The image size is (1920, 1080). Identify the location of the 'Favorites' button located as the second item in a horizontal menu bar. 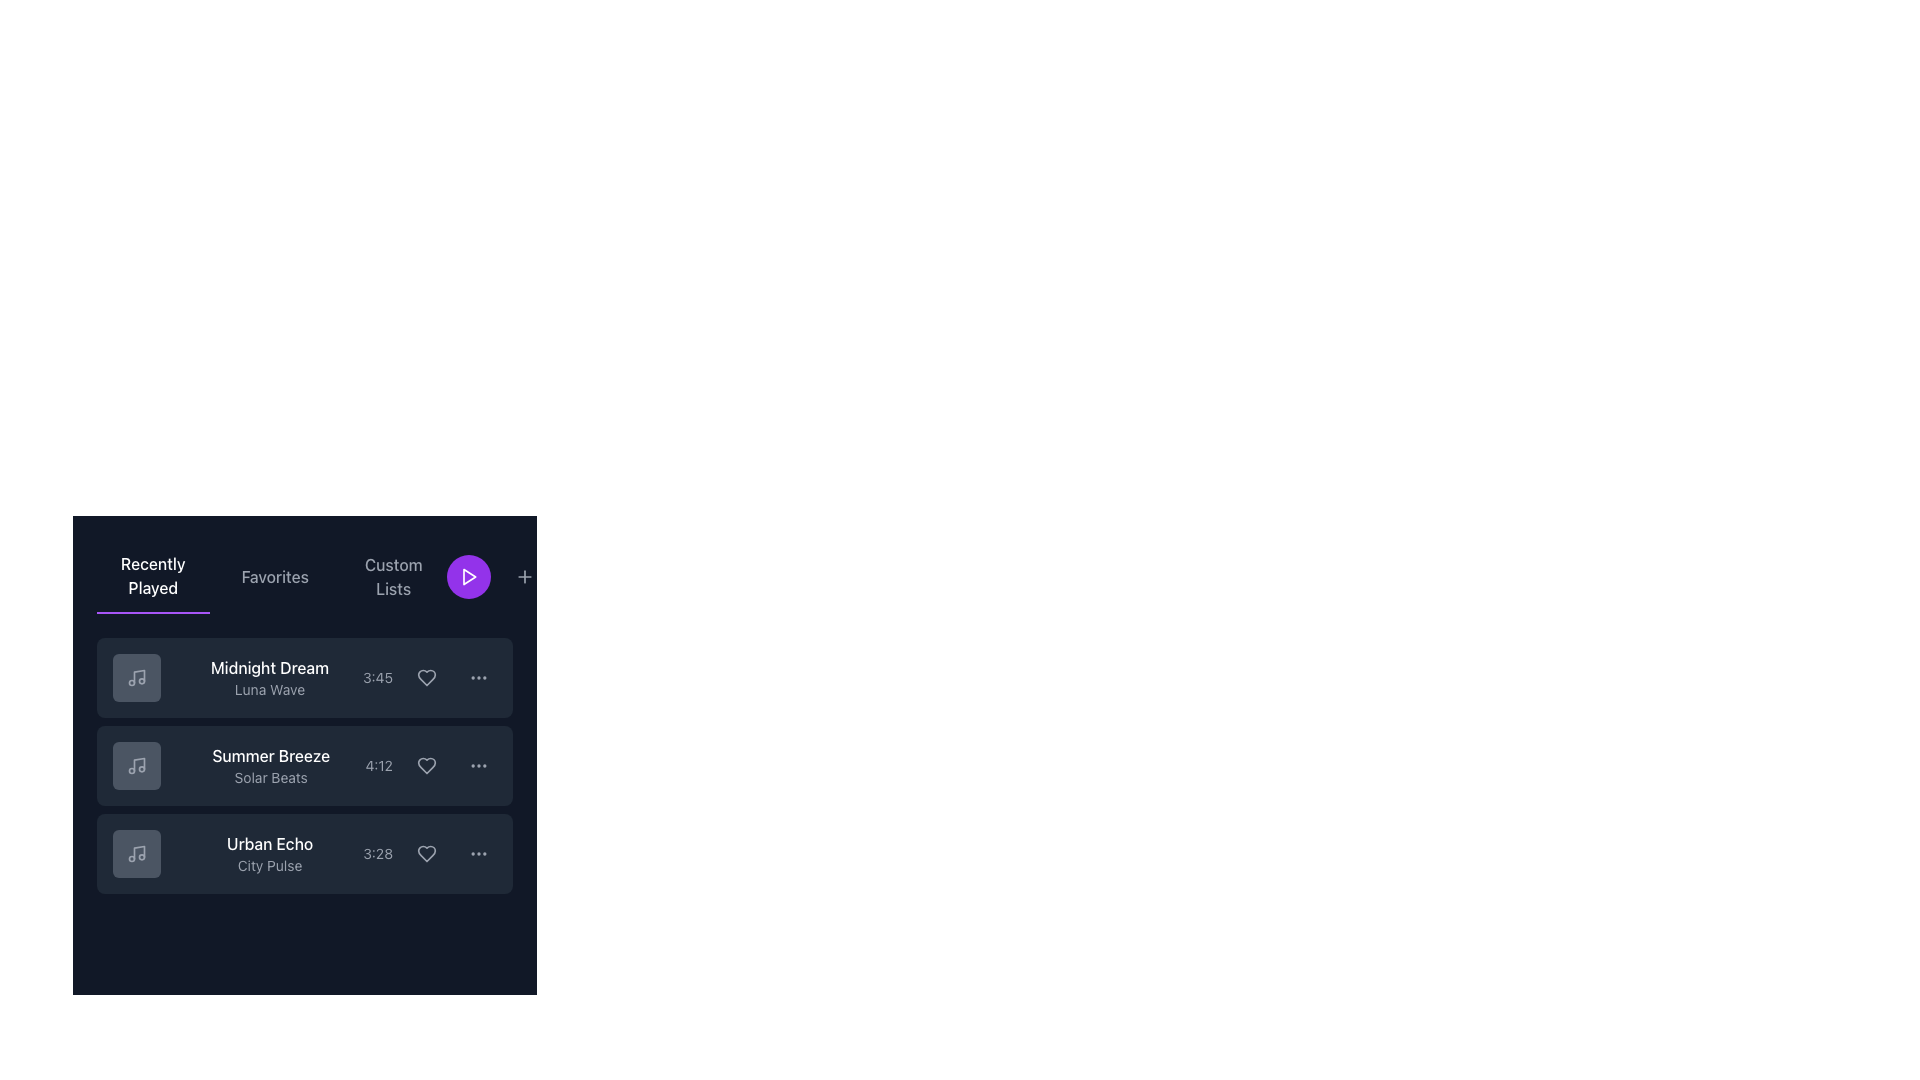
(274, 577).